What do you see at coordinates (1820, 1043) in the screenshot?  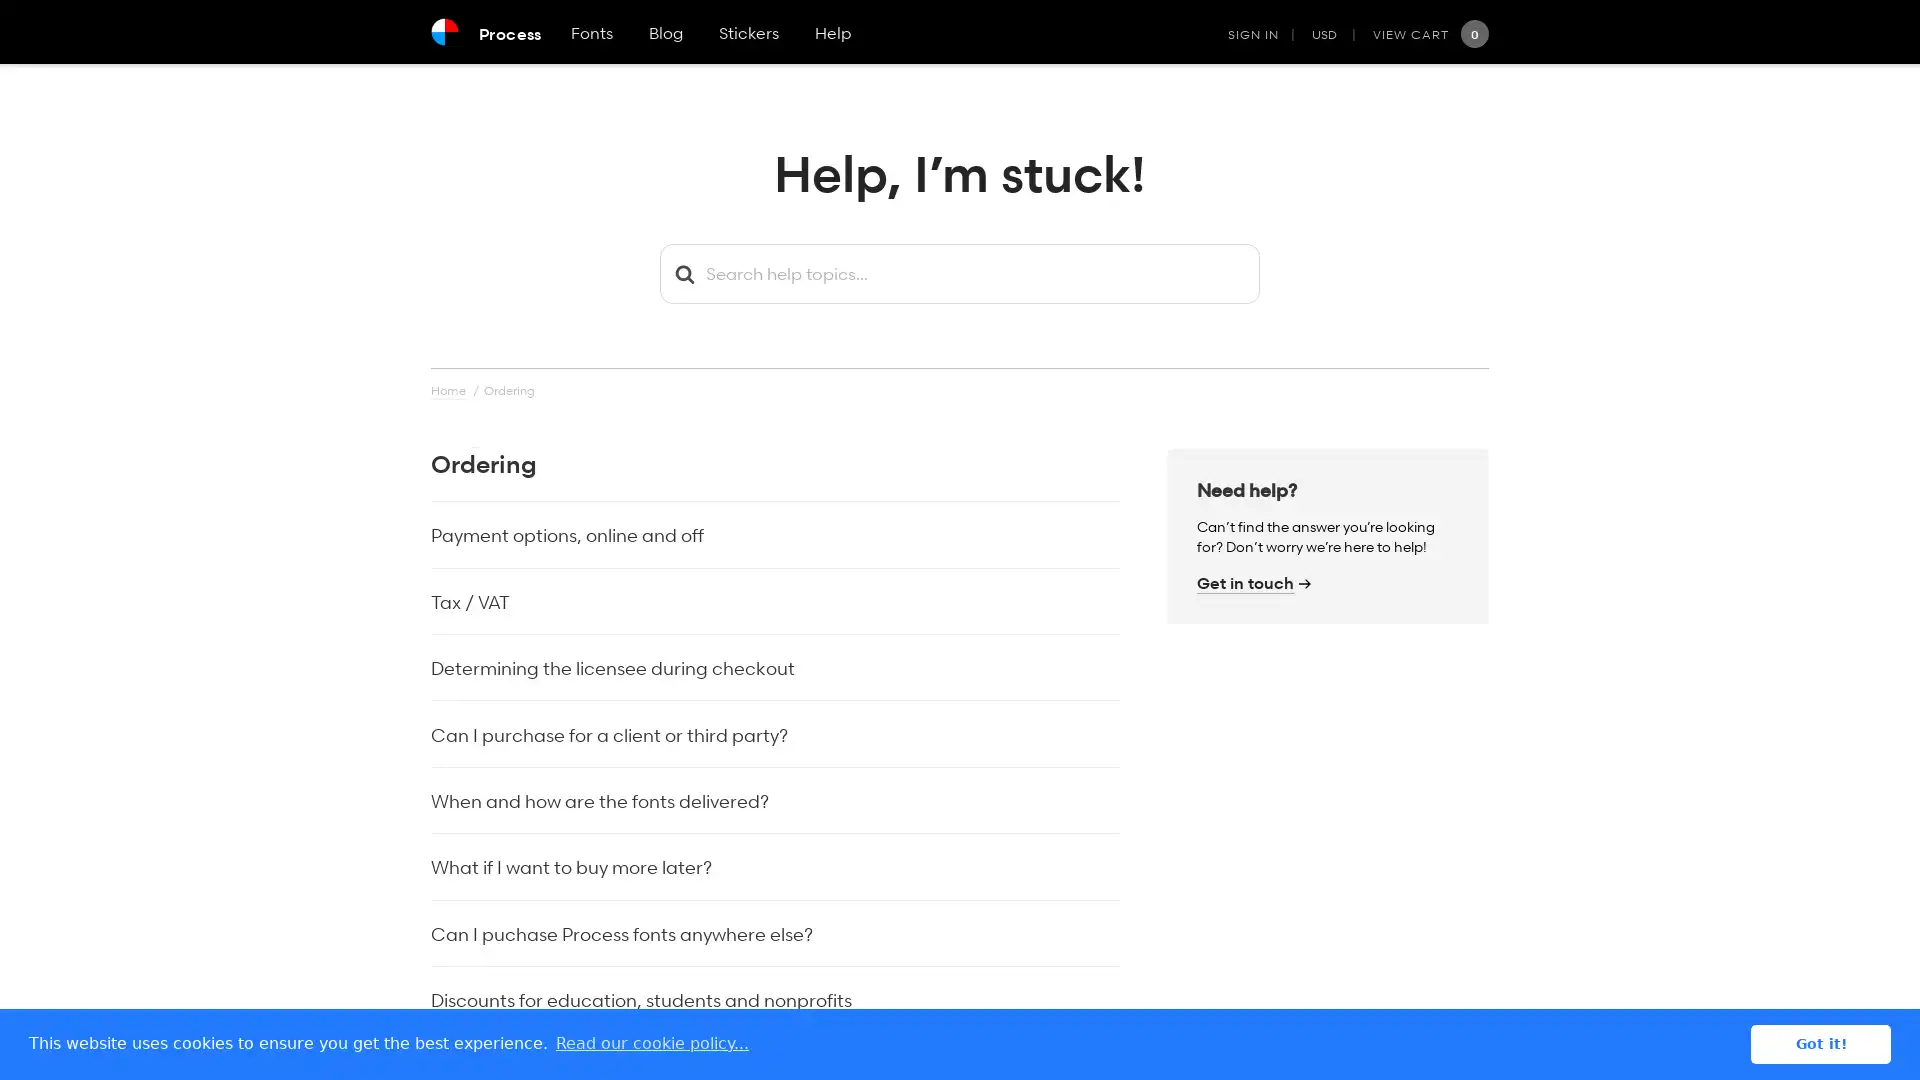 I see `dismiss cookie message` at bounding box center [1820, 1043].